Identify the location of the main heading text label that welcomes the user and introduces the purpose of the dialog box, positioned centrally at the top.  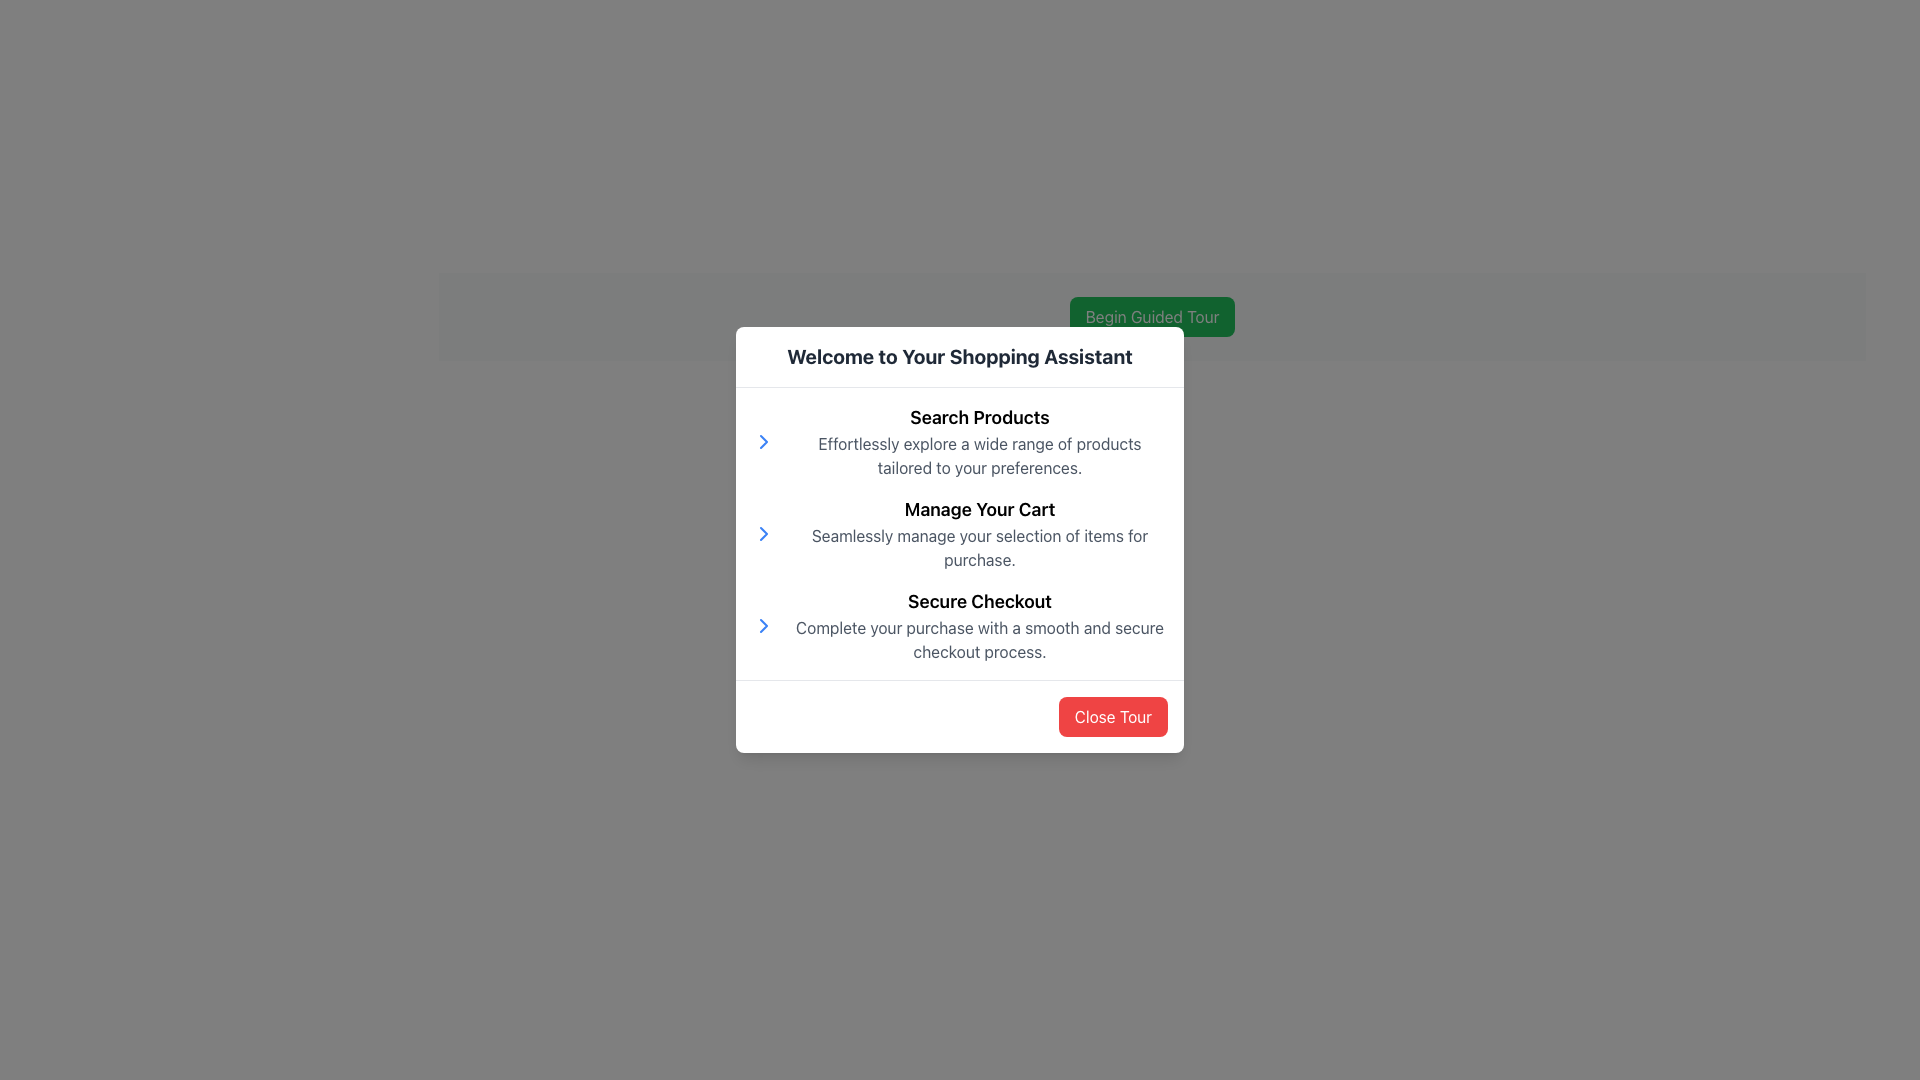
(960, 356).